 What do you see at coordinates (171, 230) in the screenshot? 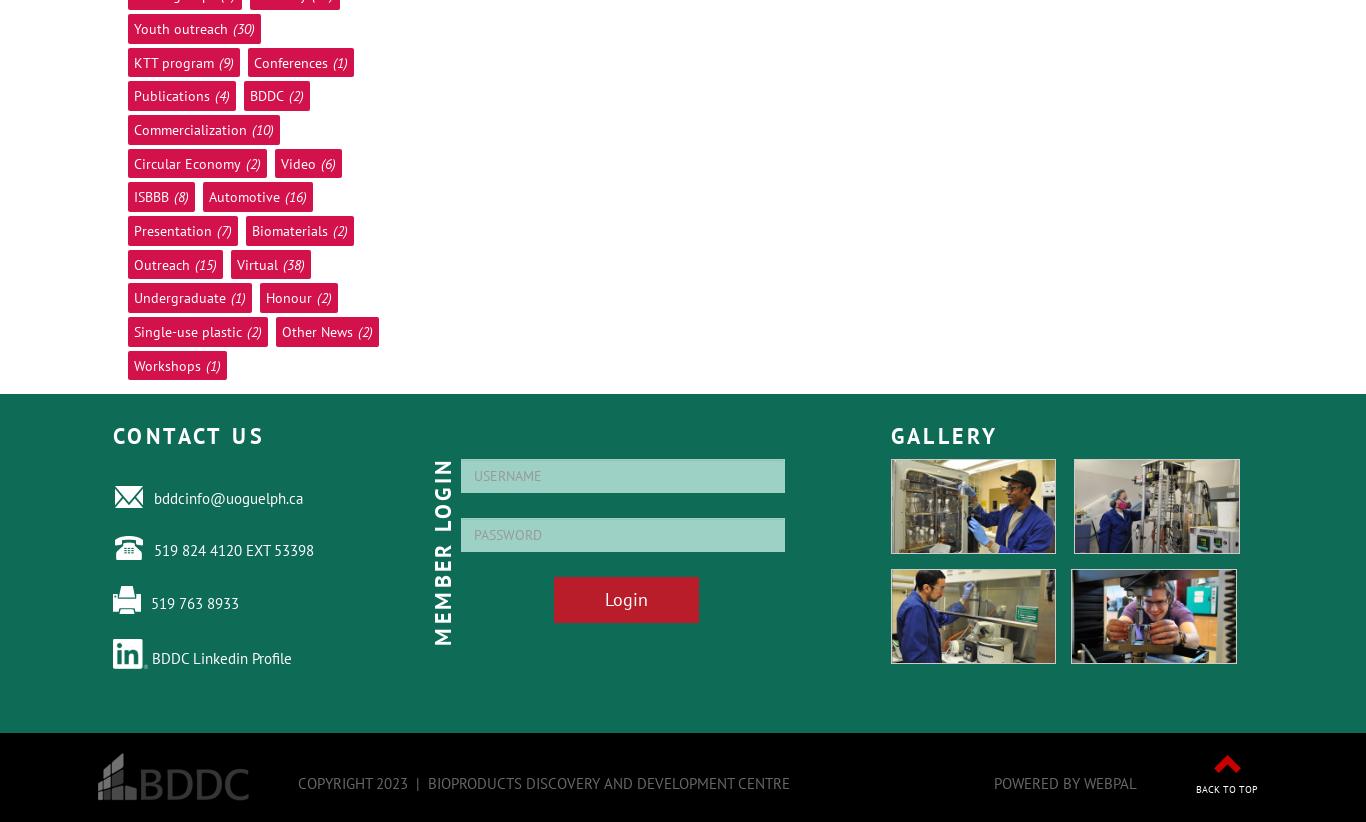
I see `'Presentation'` at bounding box center [171, 230].